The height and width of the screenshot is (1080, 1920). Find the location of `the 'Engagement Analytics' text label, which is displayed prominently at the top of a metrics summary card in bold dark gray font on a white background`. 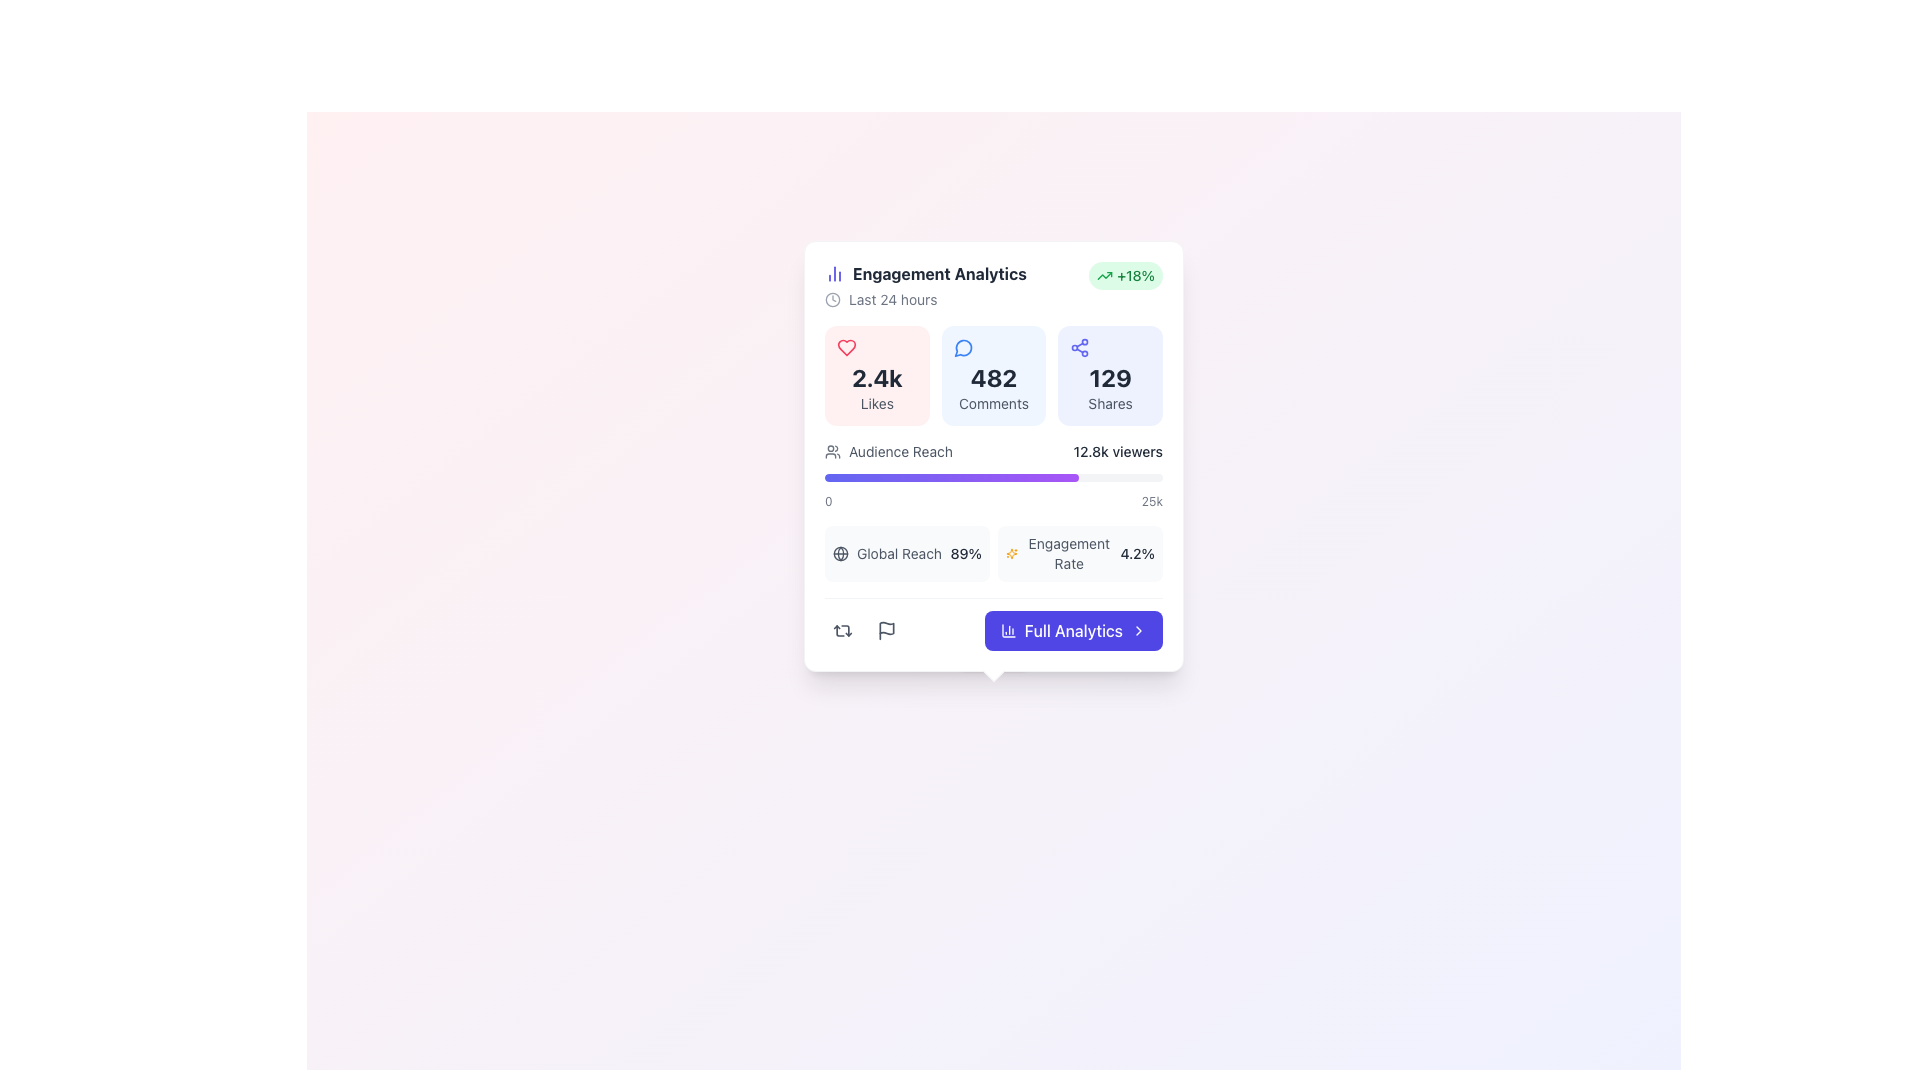

the 'Engagement Analytics' text label, which is displayed prominently at the top of a metrics summary card in bold dark gray font on a white background is located at coordinates (939, 273).